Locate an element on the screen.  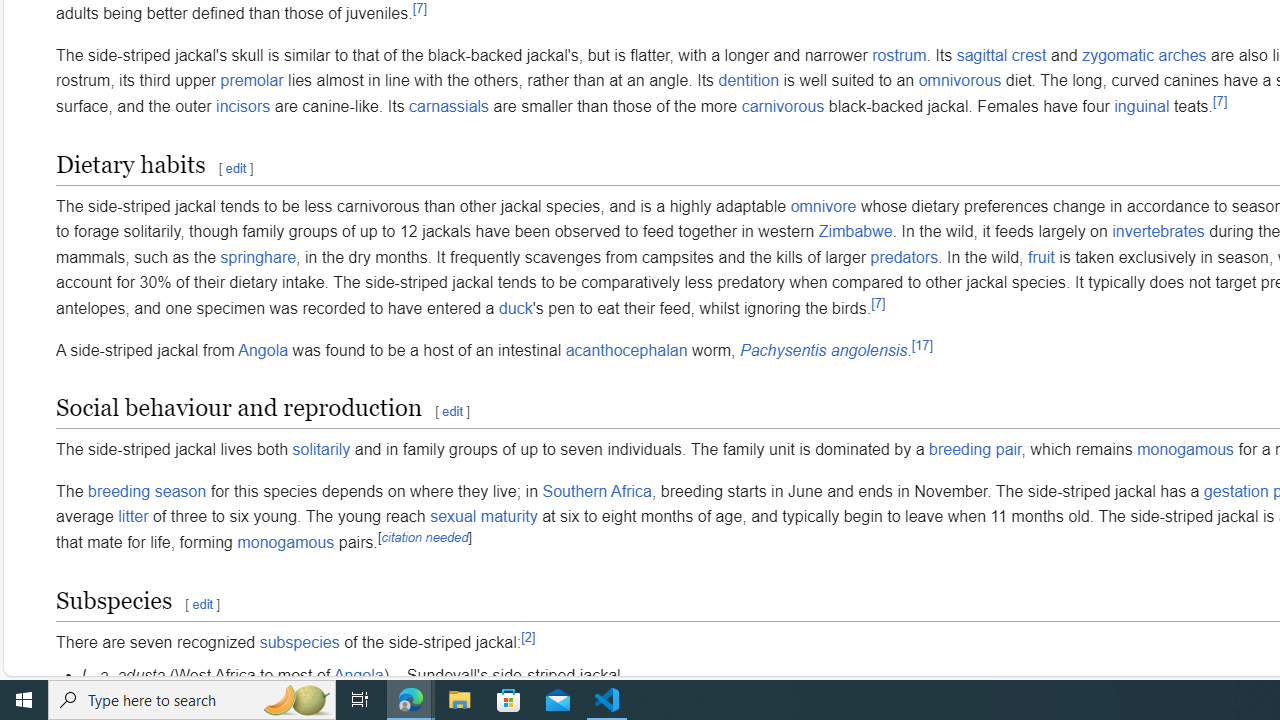
'litter' is located at coordinates (132, 516).